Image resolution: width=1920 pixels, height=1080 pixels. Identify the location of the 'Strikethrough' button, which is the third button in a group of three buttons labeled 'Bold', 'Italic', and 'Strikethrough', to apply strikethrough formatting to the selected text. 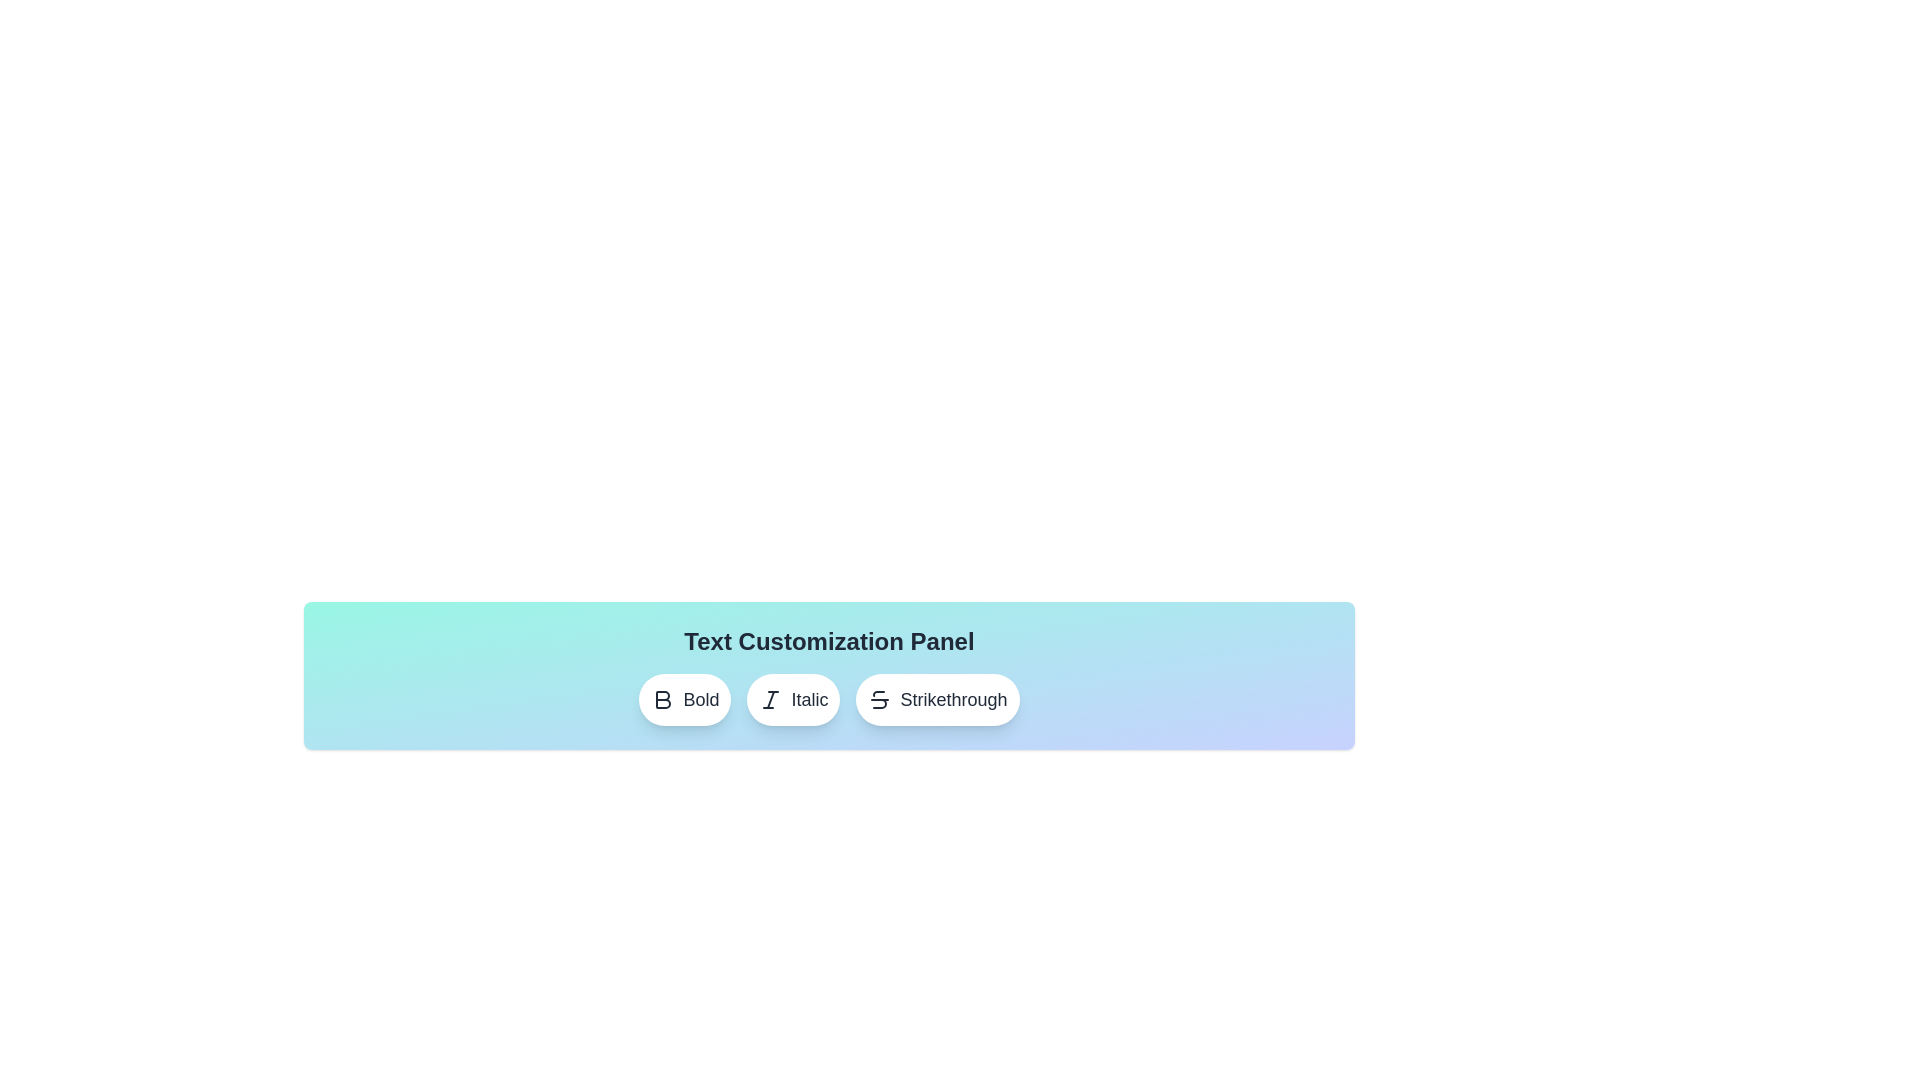
(937, 698).